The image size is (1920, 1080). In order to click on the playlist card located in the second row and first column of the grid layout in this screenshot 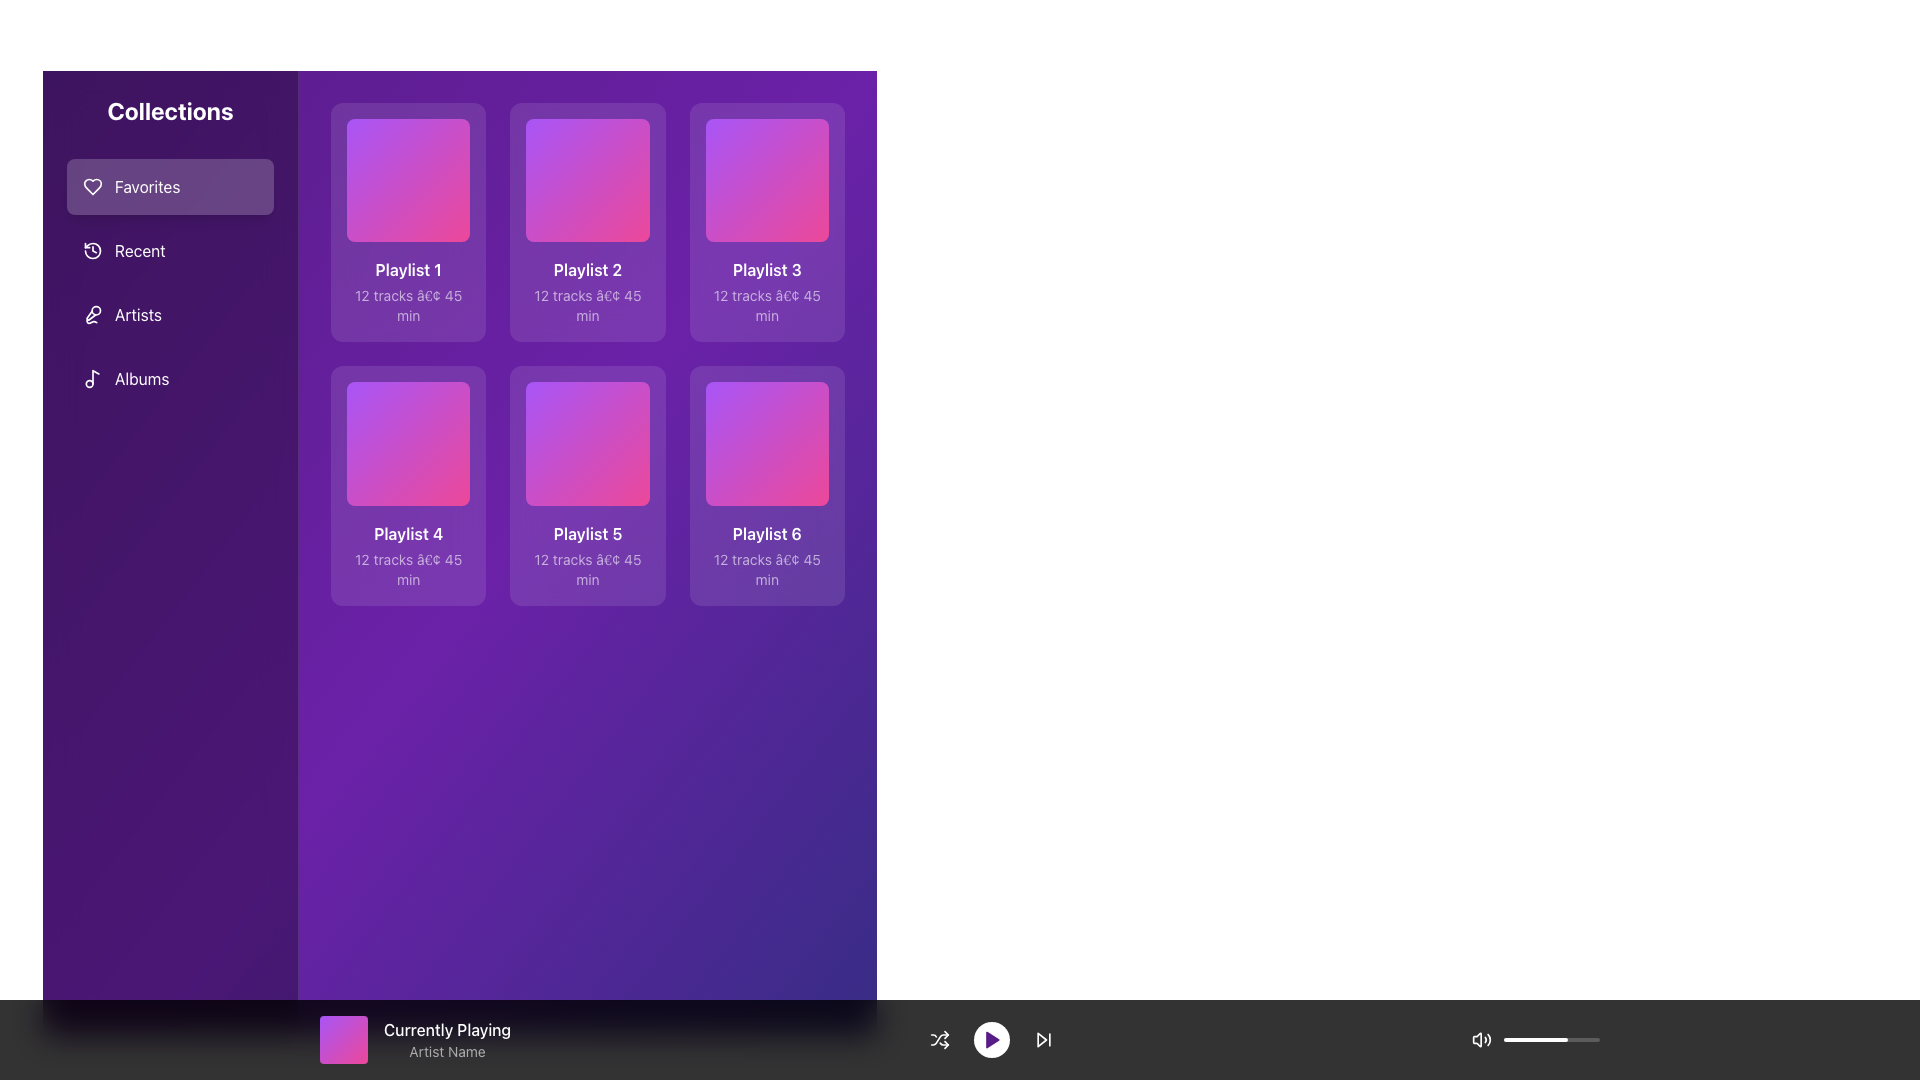, I will do `click(407, 486)`.